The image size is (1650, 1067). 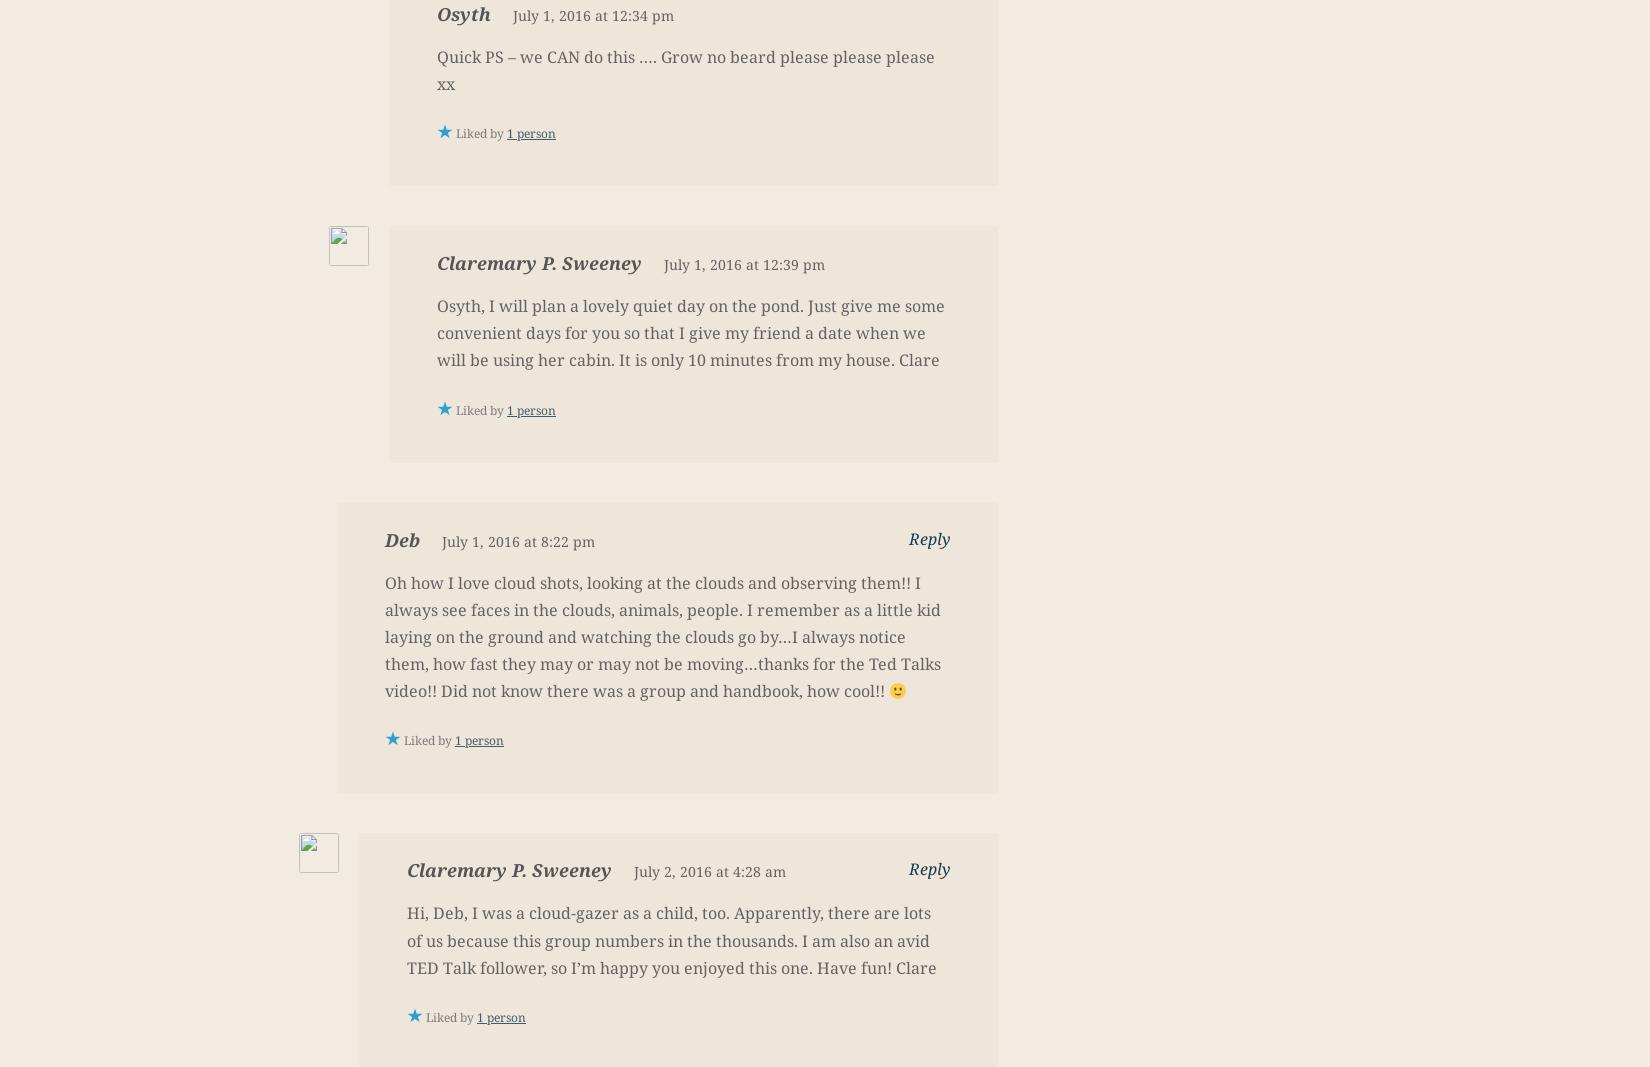 I want to click on 'Quick PS – we CAN do this …. Grow no beard please please please xx', so click(x=685, y=68).